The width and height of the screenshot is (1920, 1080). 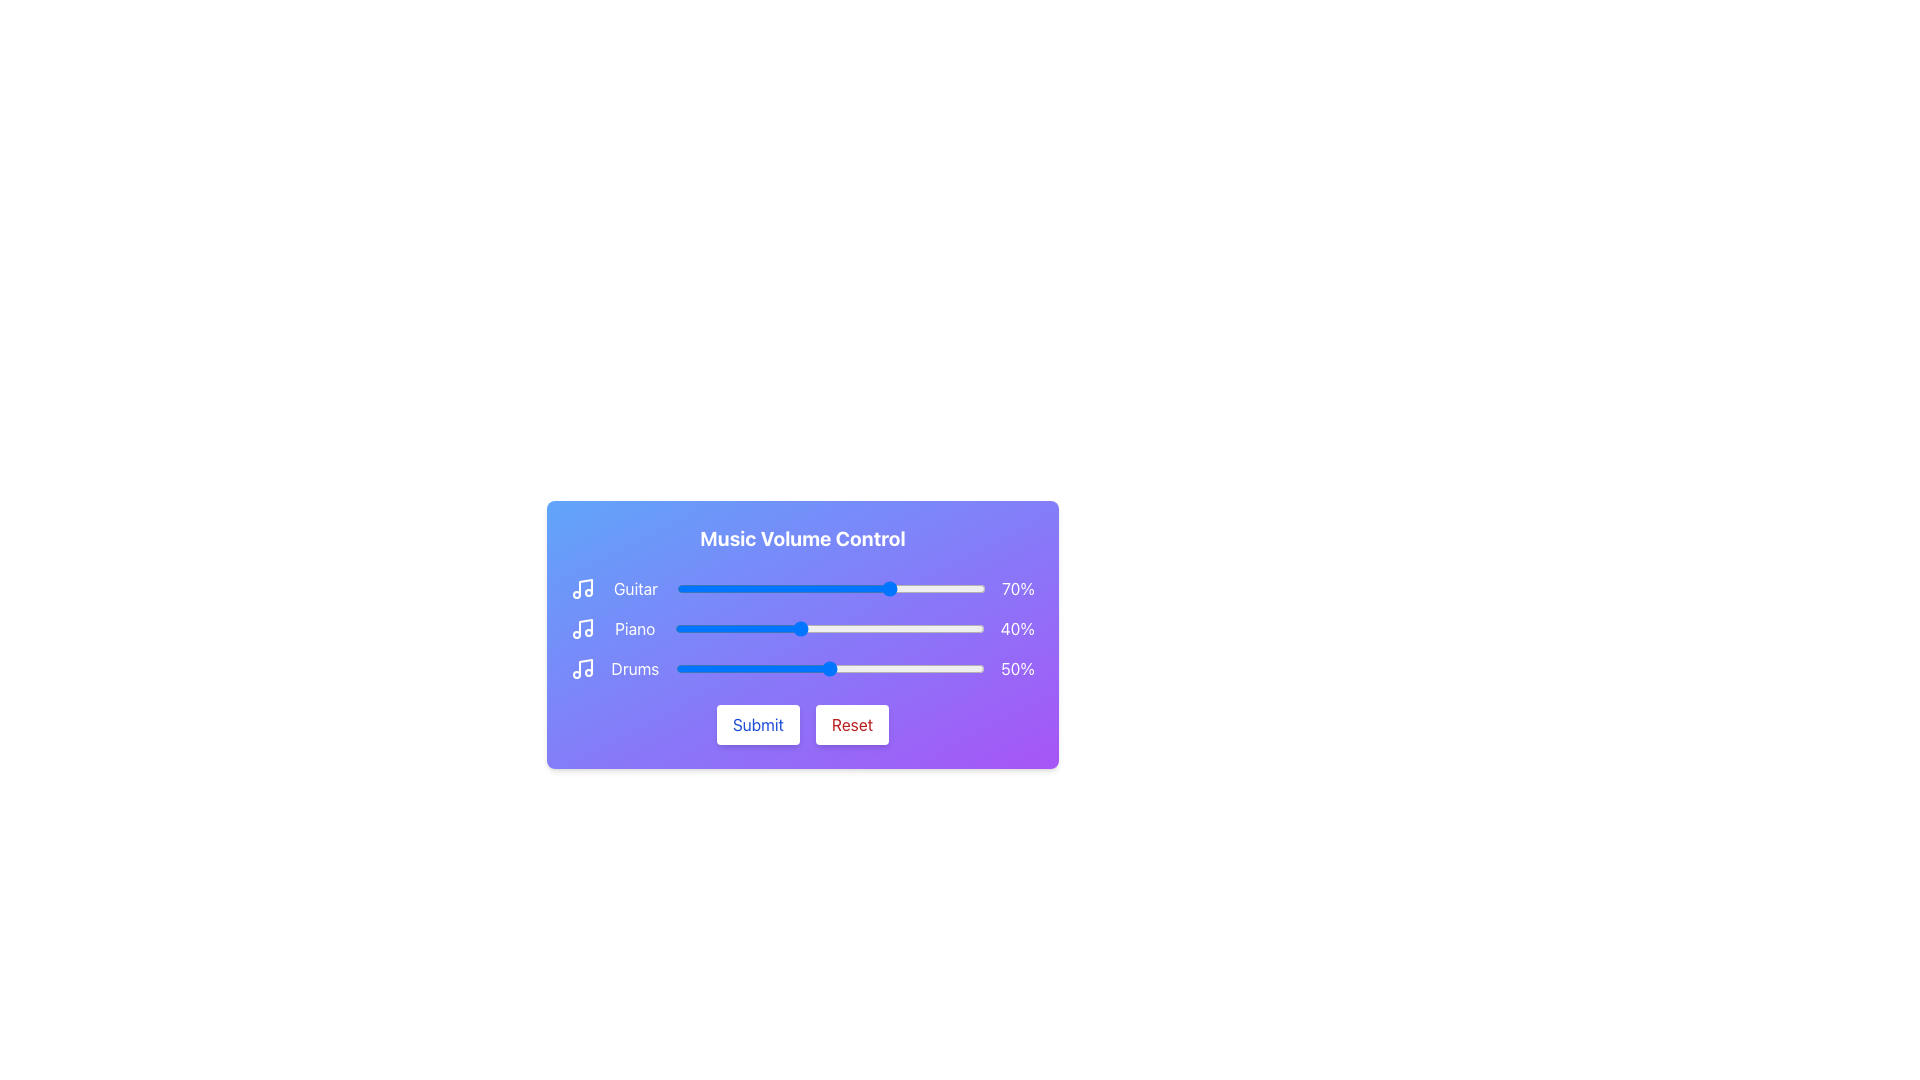 What do you see at coordinates (771, 588) in the screenshot?
I see `guitar volume` at bounding box center [771, 588].